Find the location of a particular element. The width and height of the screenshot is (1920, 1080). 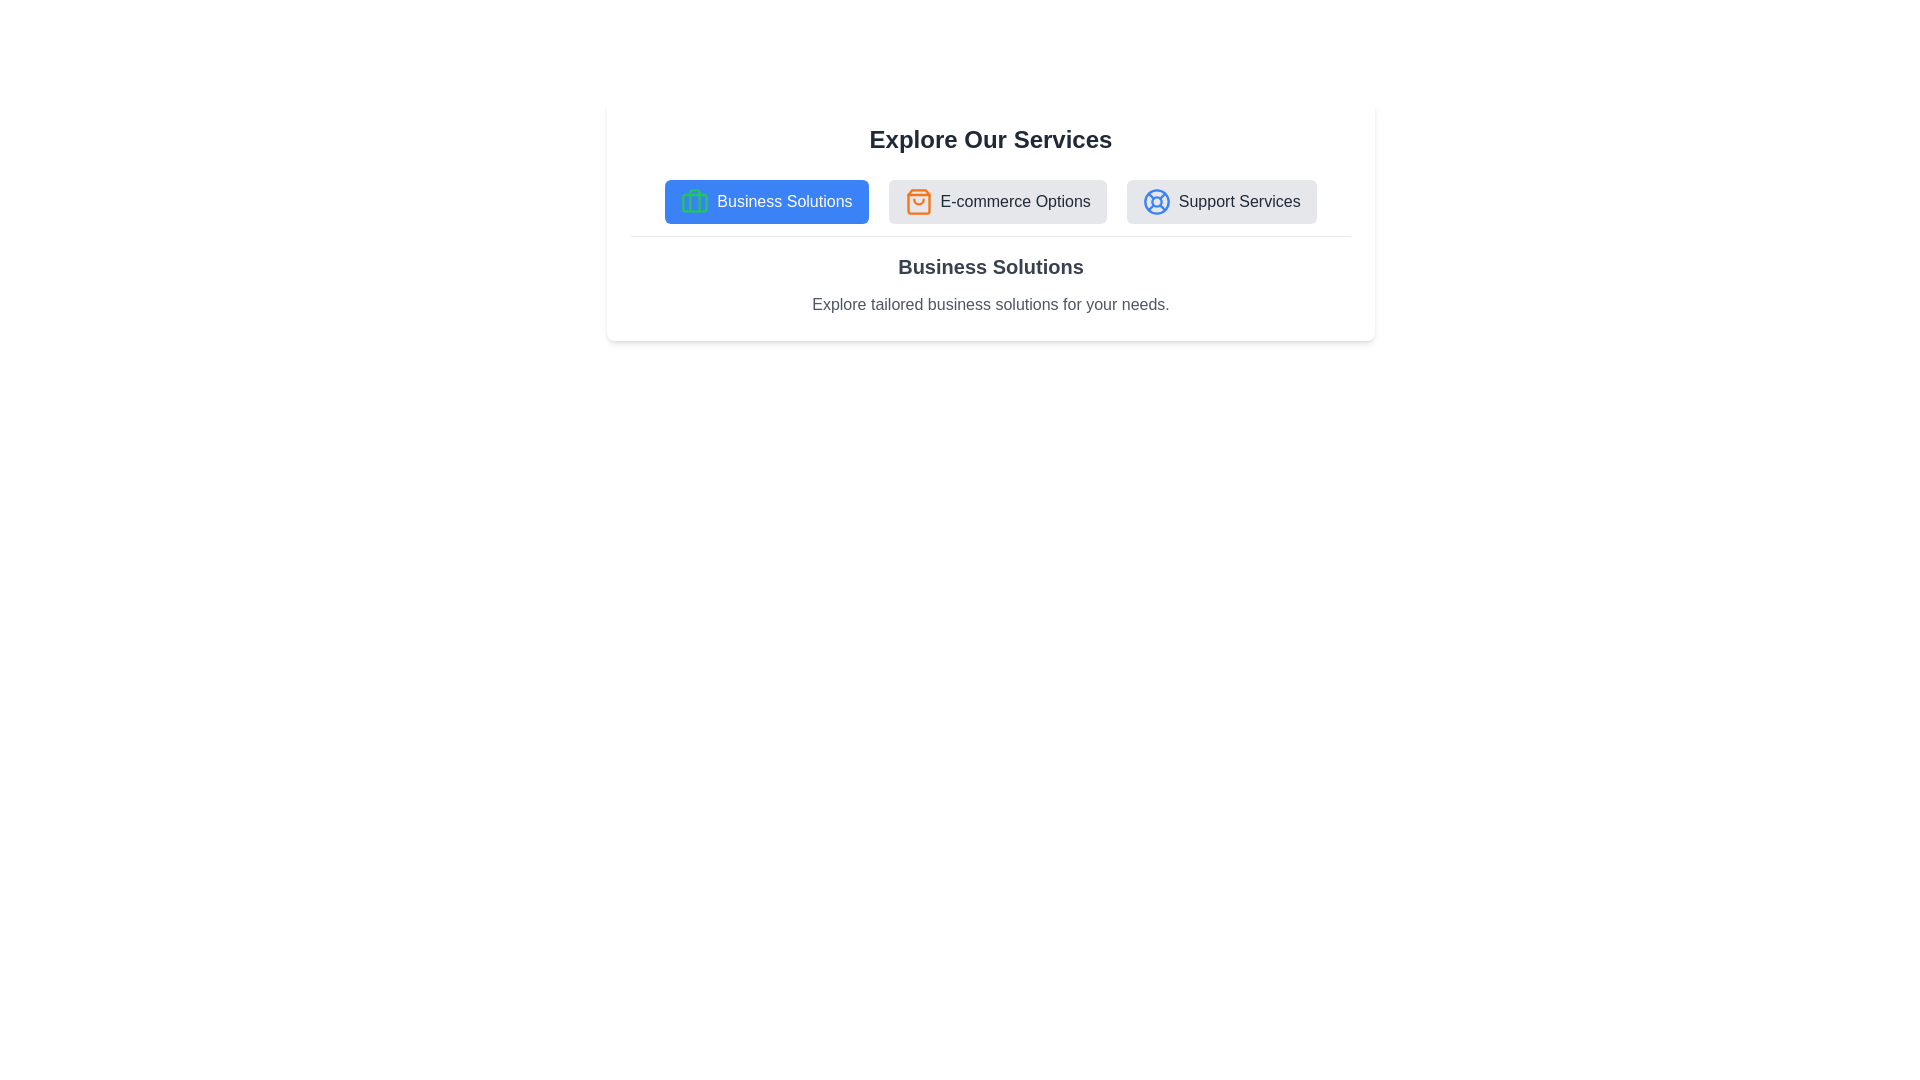

the tab corresponding to Business Solutions is located at coordinates (765, 201).